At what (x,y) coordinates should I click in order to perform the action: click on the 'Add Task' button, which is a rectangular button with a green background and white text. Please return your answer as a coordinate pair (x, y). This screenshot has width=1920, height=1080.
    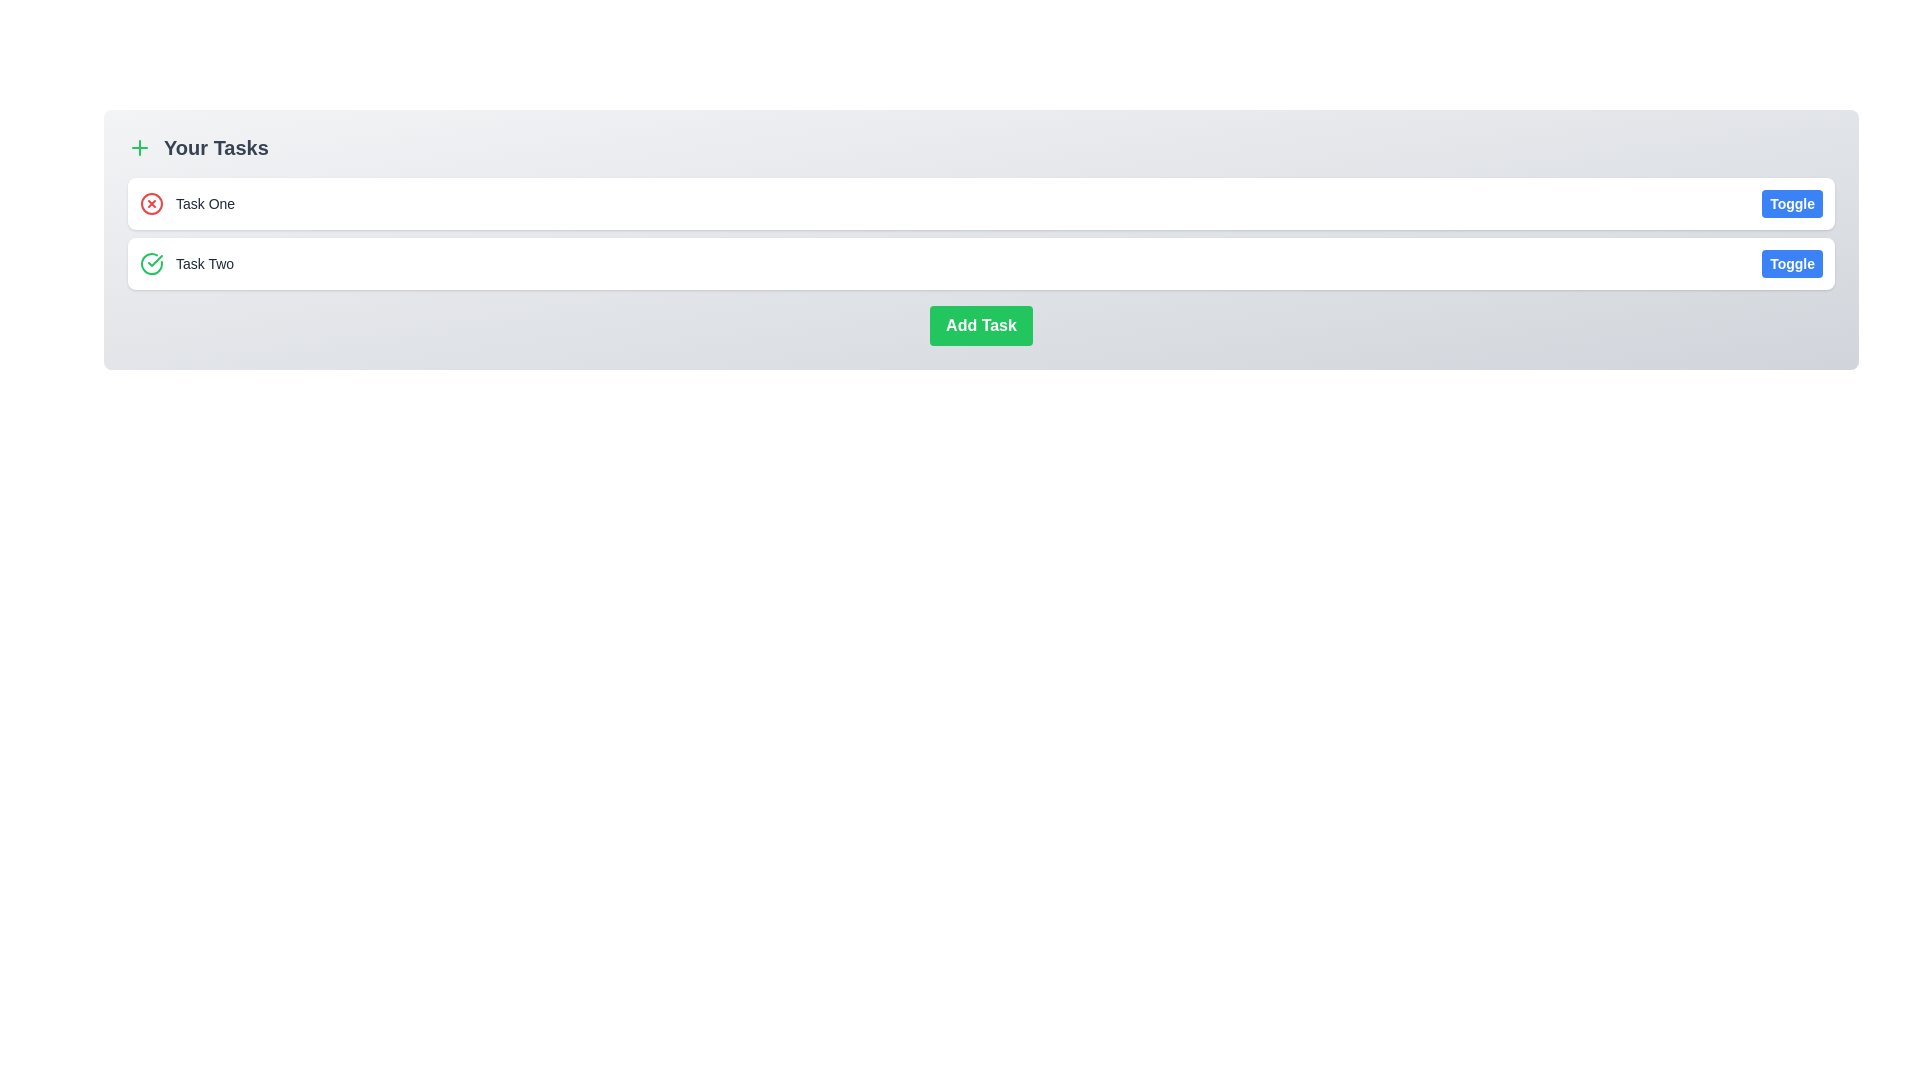
    Looking at the image, I should click on (981, 325).